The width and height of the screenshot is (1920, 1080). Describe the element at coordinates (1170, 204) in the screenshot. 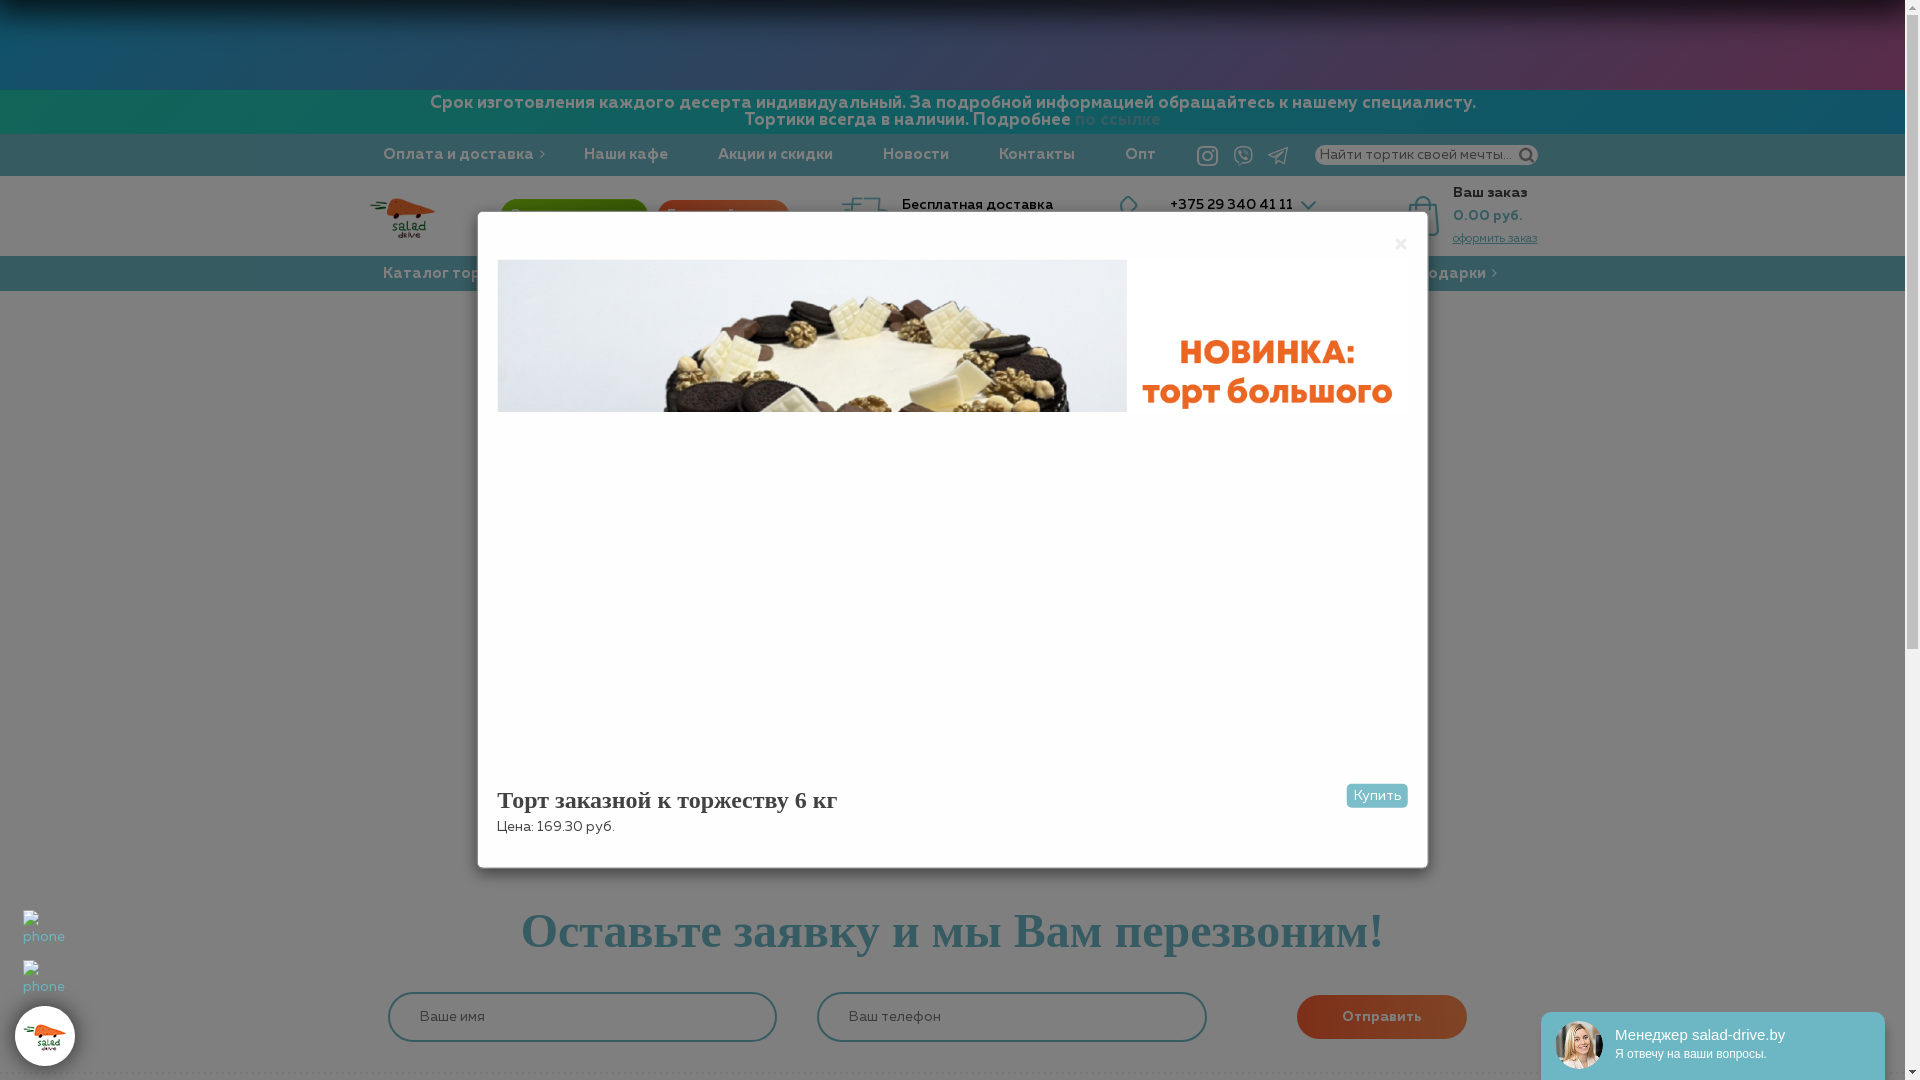

I see `'+375 29 340 41 11'` at that location.